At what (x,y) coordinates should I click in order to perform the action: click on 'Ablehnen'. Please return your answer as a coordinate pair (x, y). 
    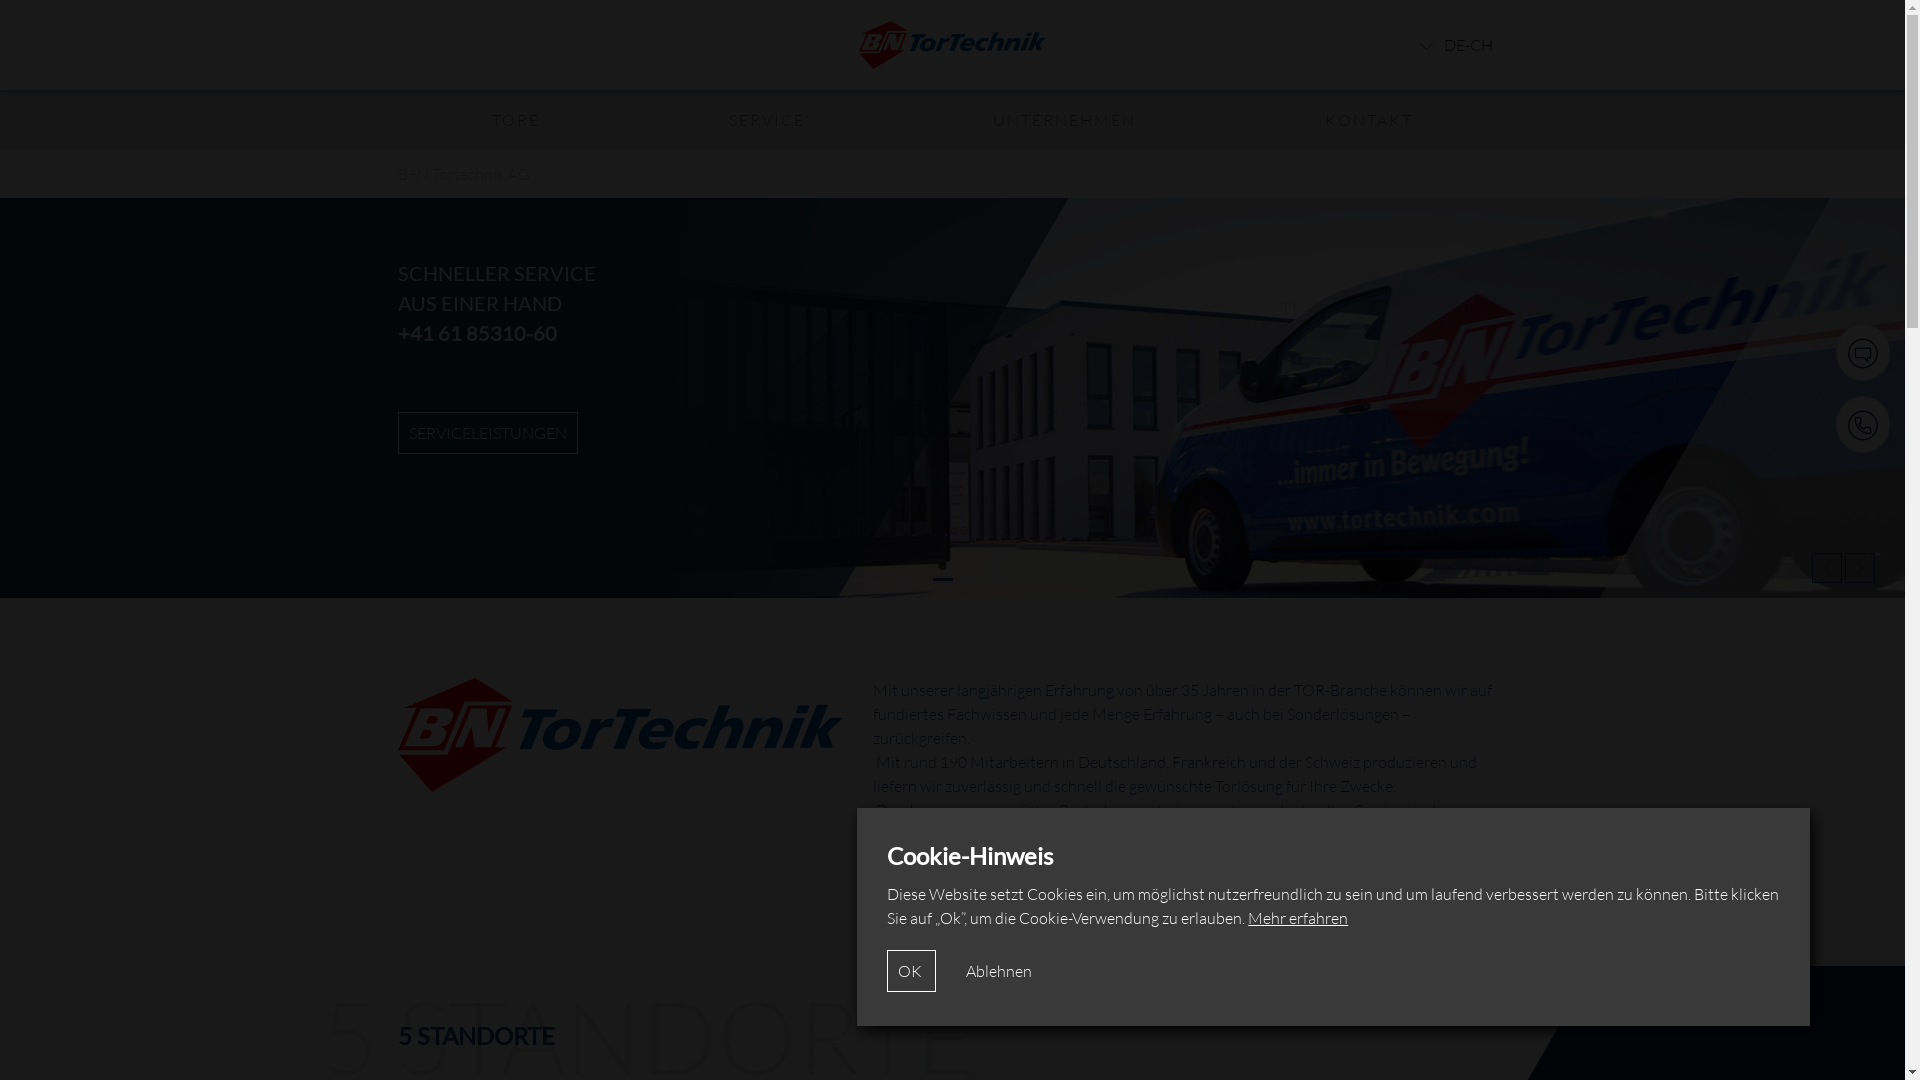
    Looking at the image, I should click on (998, 970).